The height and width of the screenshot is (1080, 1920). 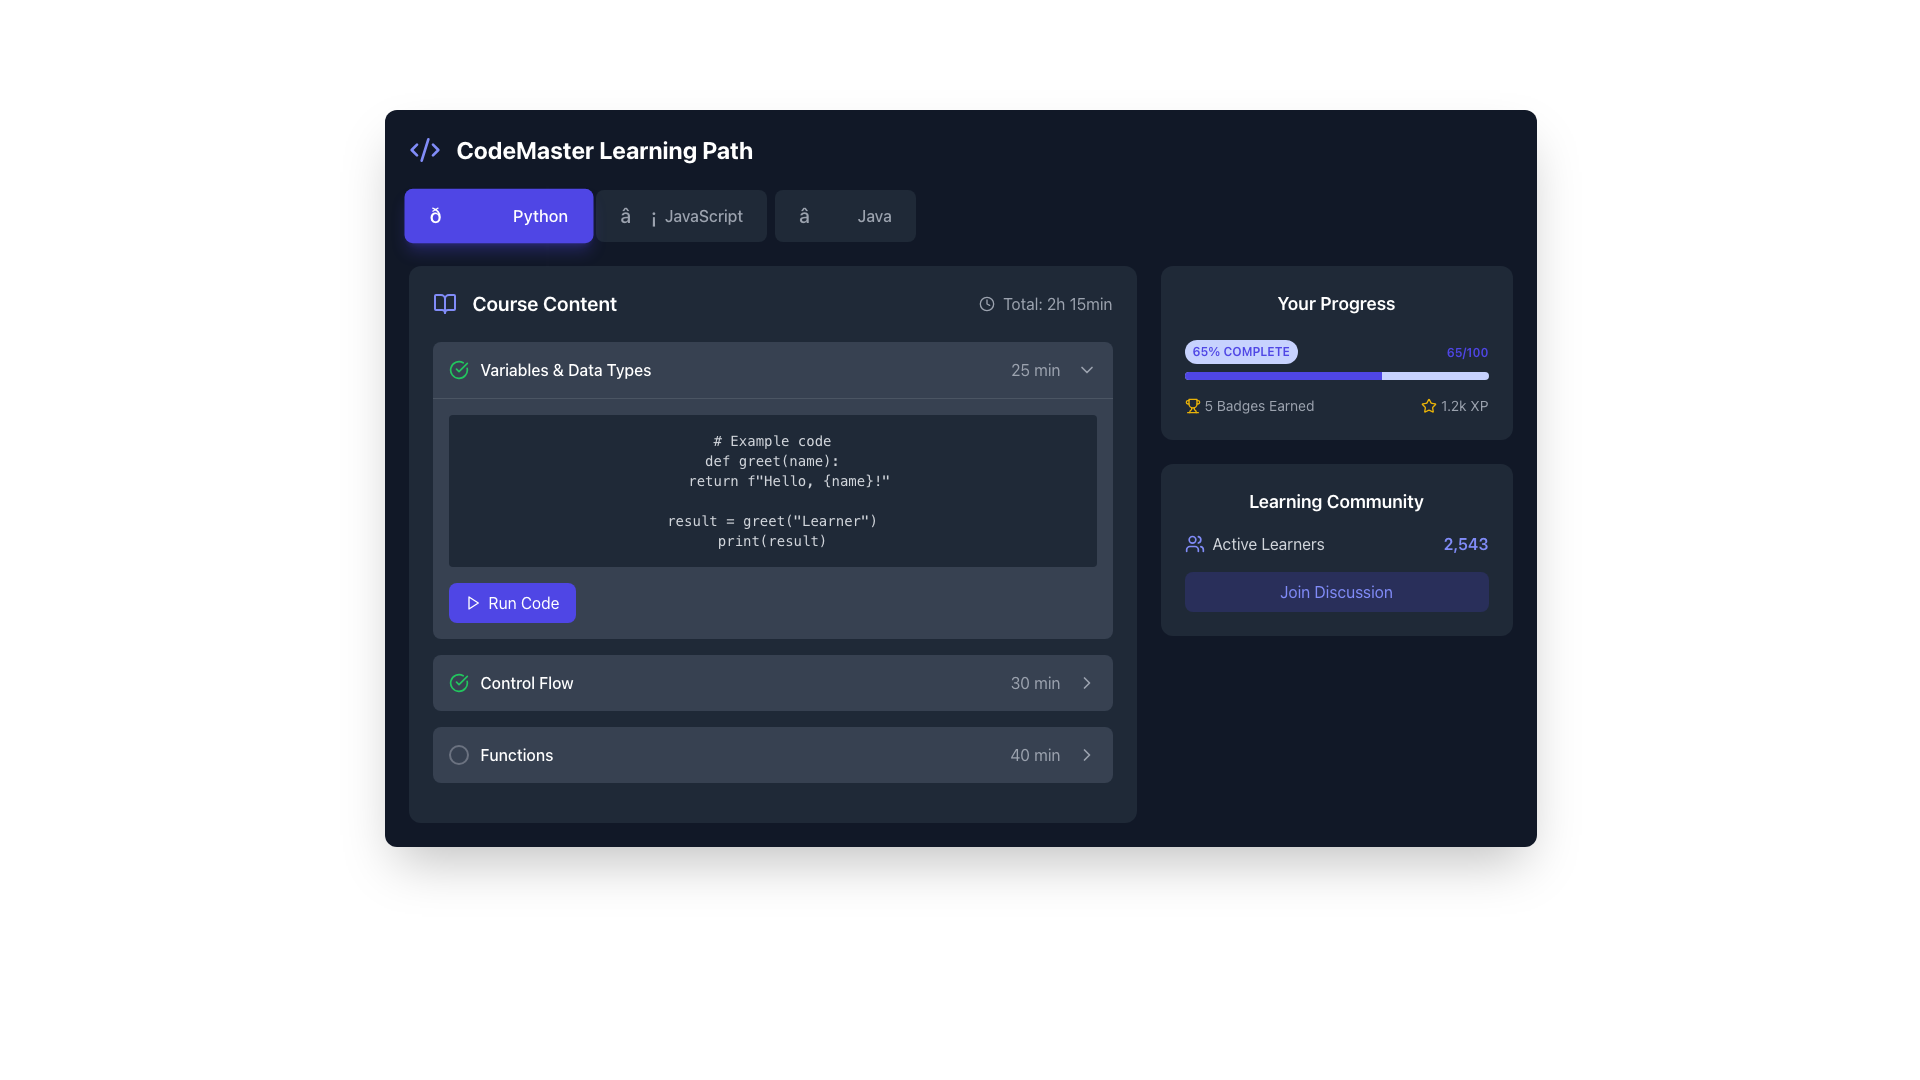 I want to click on text label 'Control Flow' located in the 'Course Content' section, which is the second item in the list and has a green check icon to its left, so click(x=527, y=681).